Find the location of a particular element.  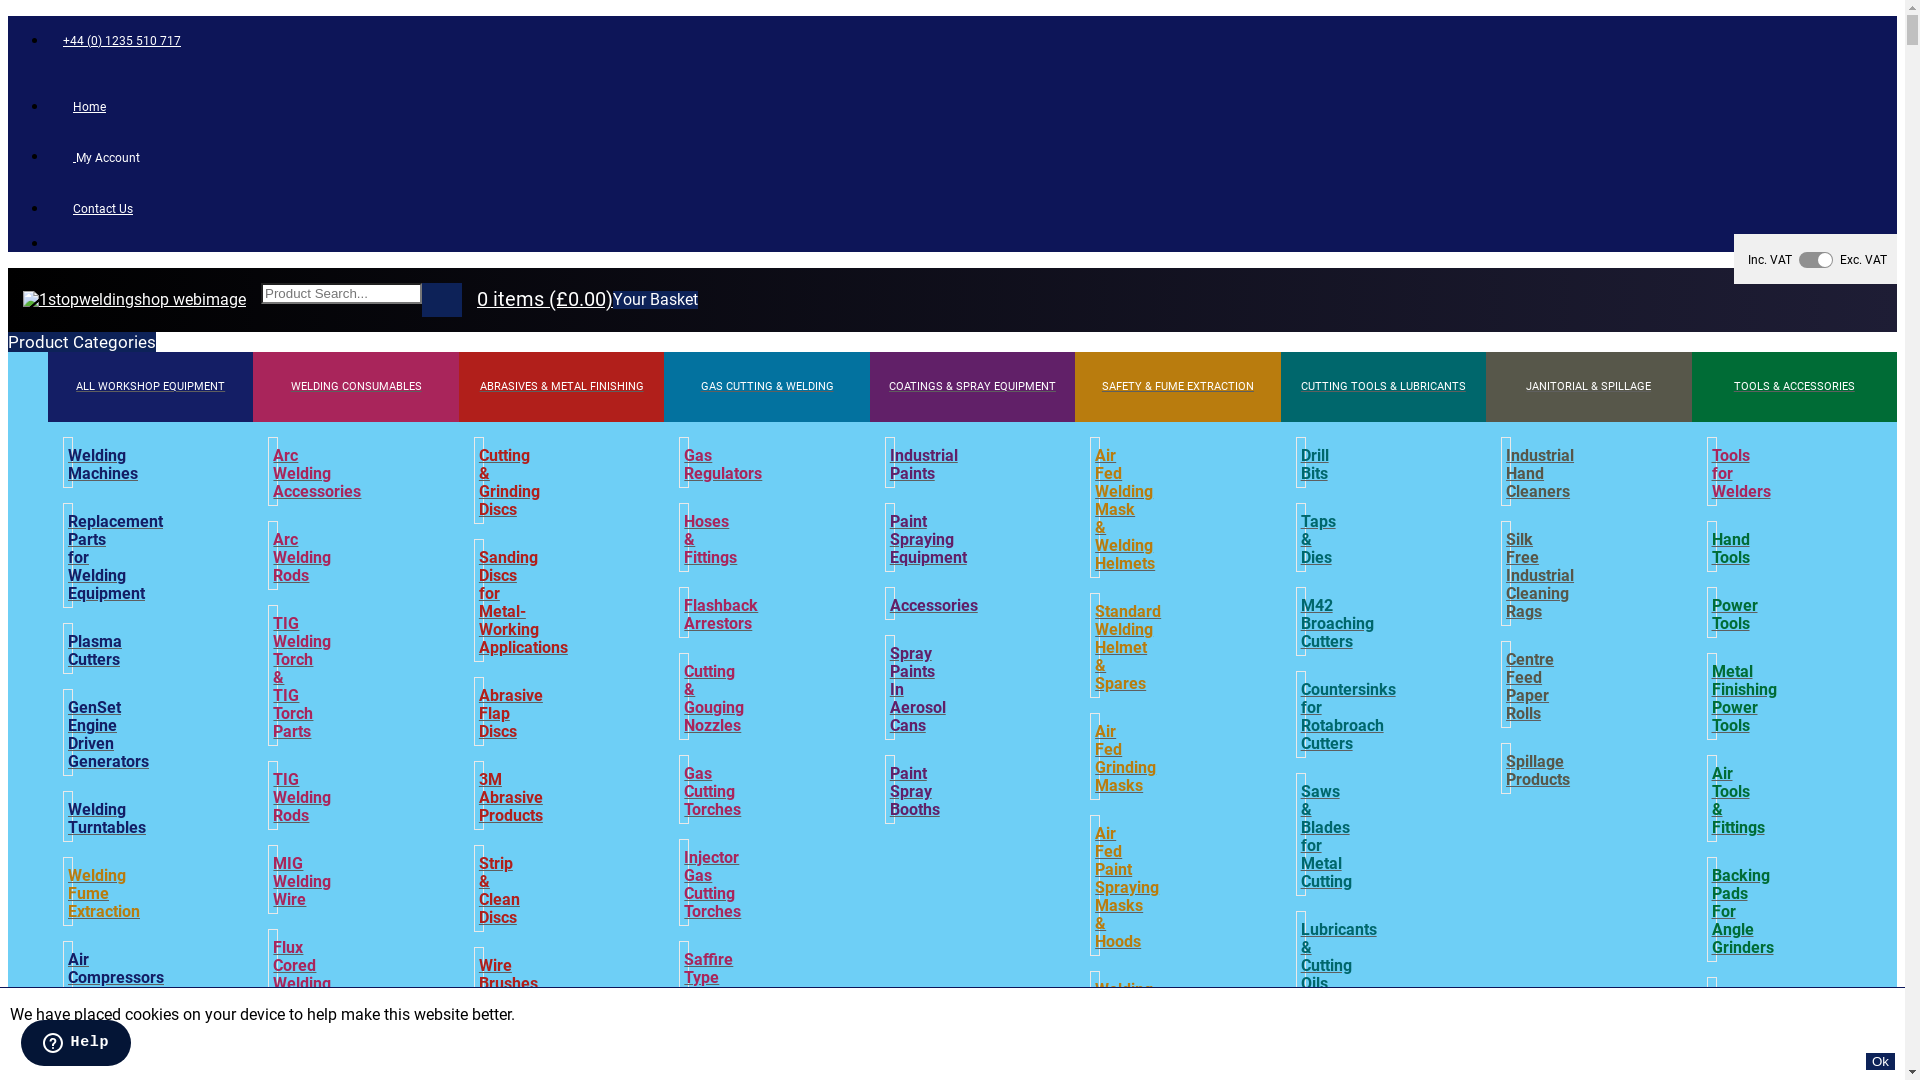

'+44 (0) 1235 510 717' is located at coordinates (120, 39).